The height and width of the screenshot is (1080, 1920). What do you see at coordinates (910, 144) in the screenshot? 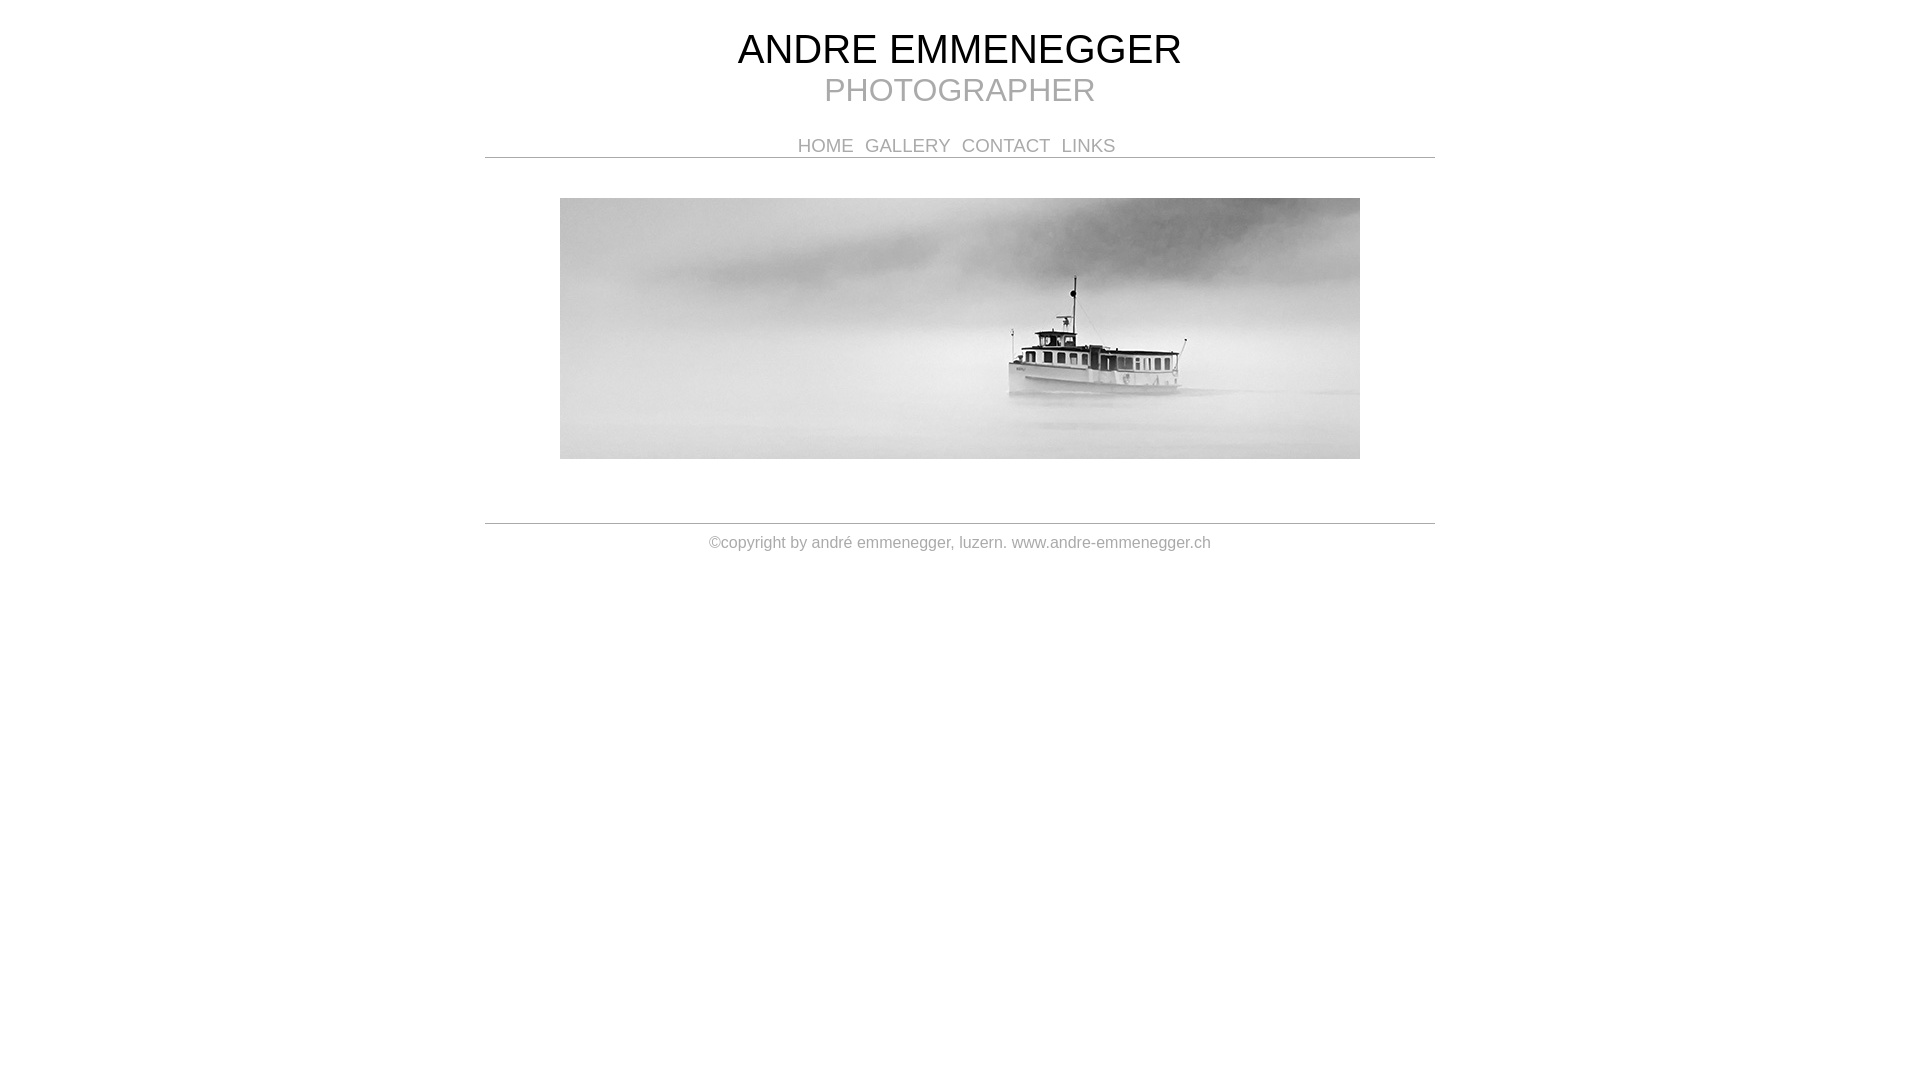
I see `'GALLERY'` at bounding box center [910, 144].